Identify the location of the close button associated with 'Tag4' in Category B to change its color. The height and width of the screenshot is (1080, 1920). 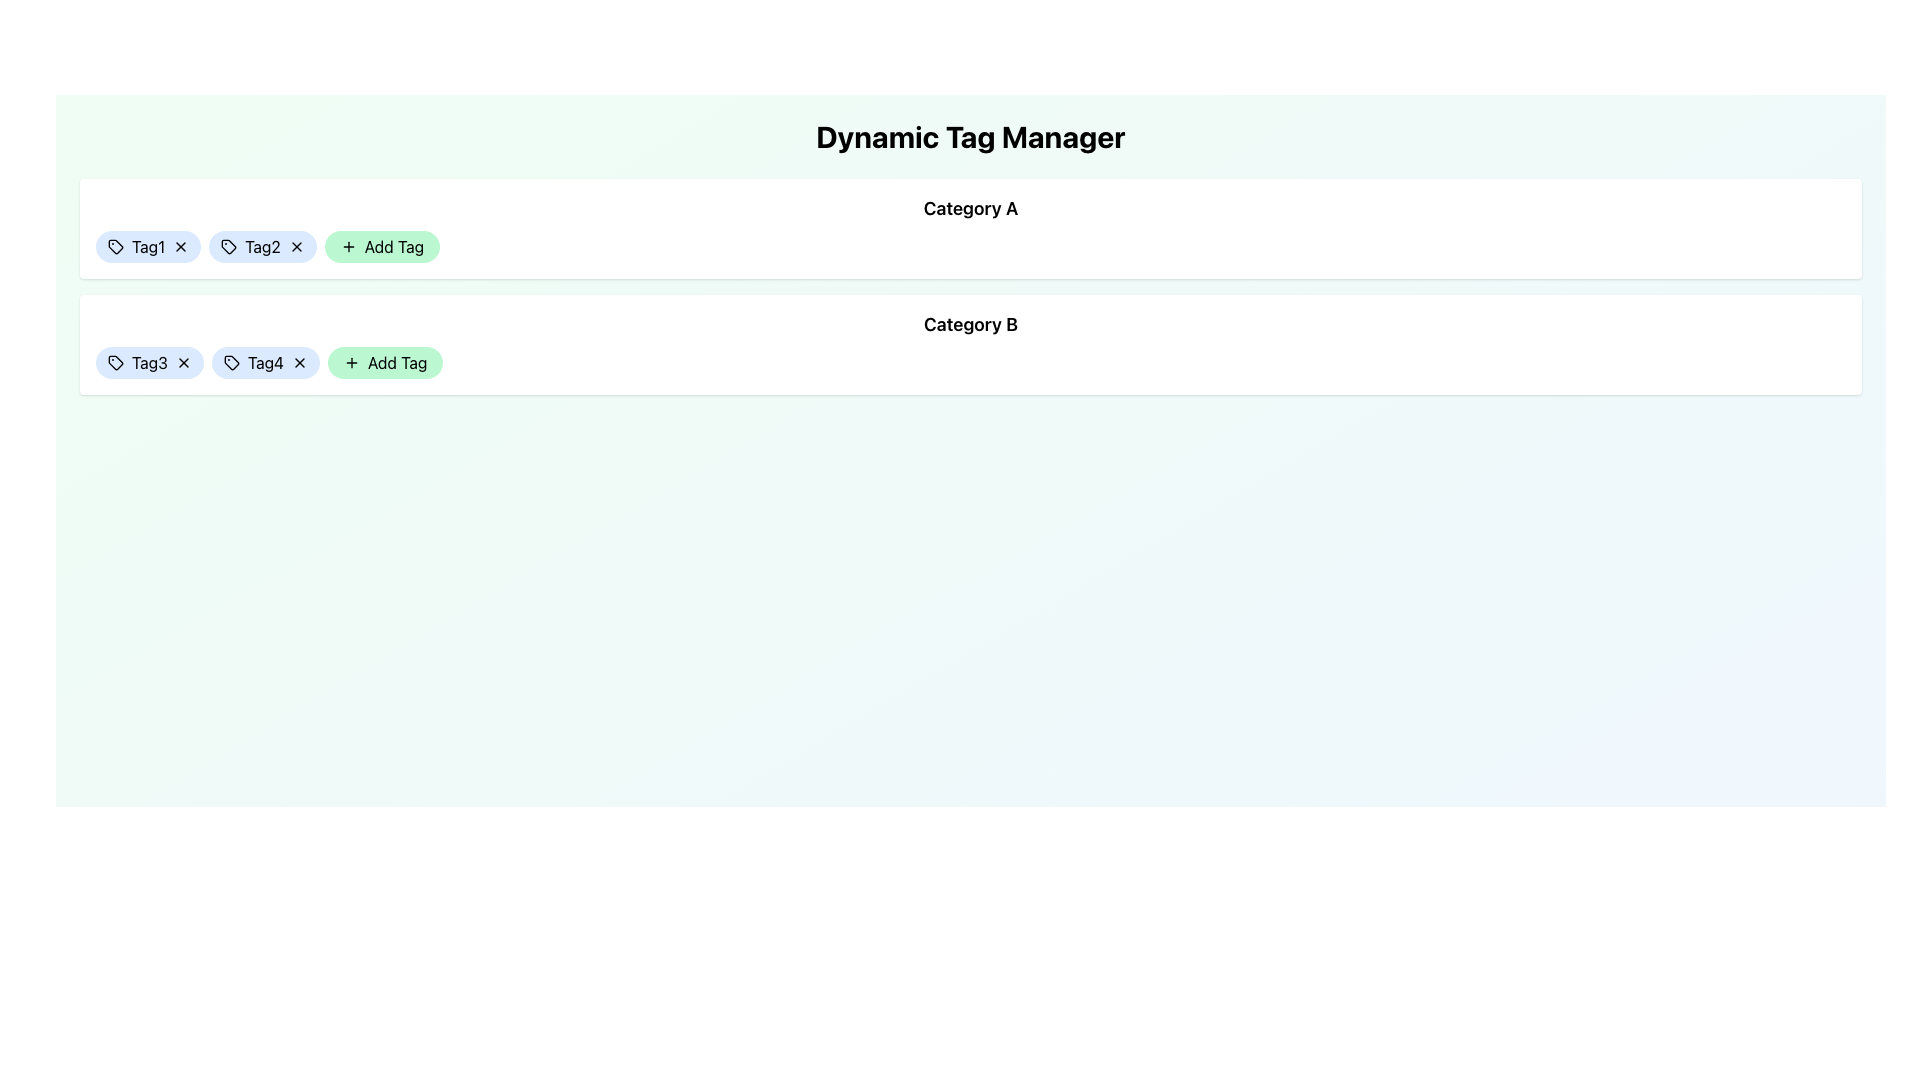
(298, 362).